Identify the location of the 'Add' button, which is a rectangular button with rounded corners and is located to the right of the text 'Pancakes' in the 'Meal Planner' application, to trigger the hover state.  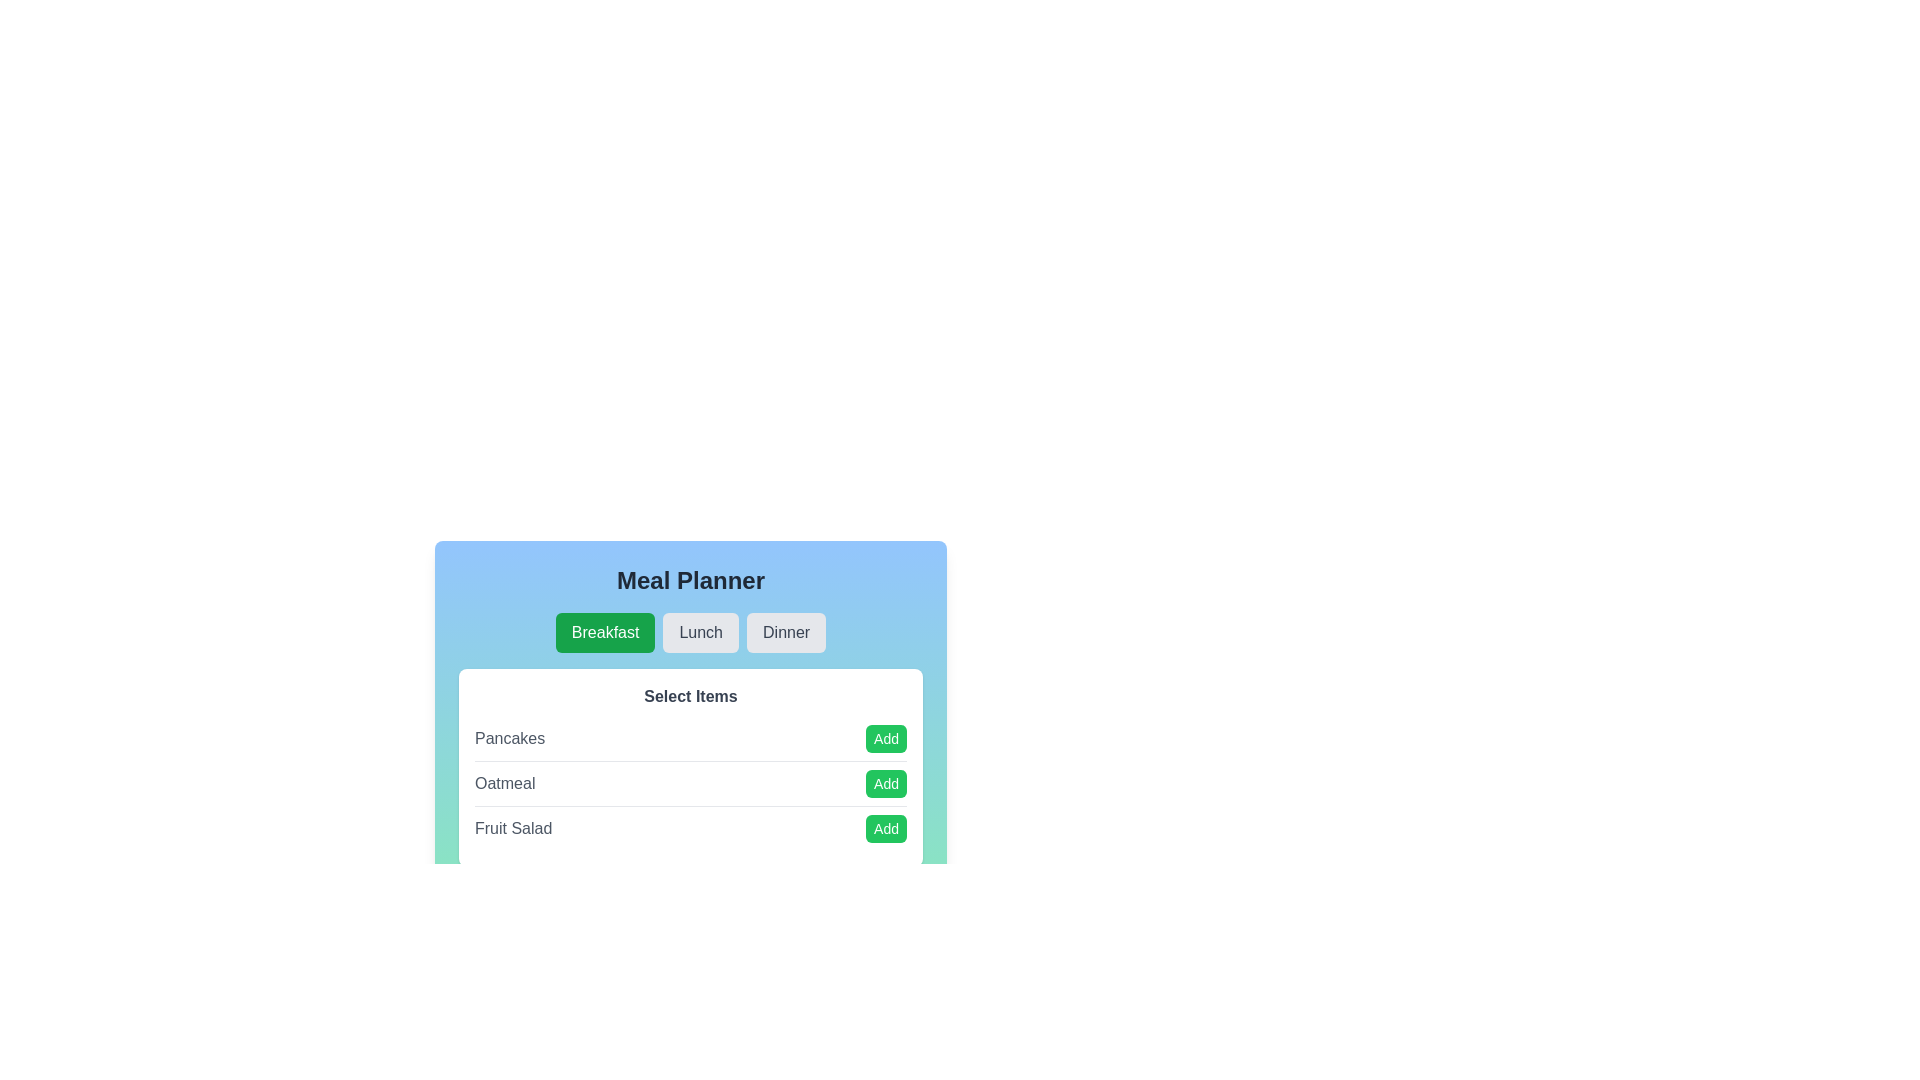
(885, 739).